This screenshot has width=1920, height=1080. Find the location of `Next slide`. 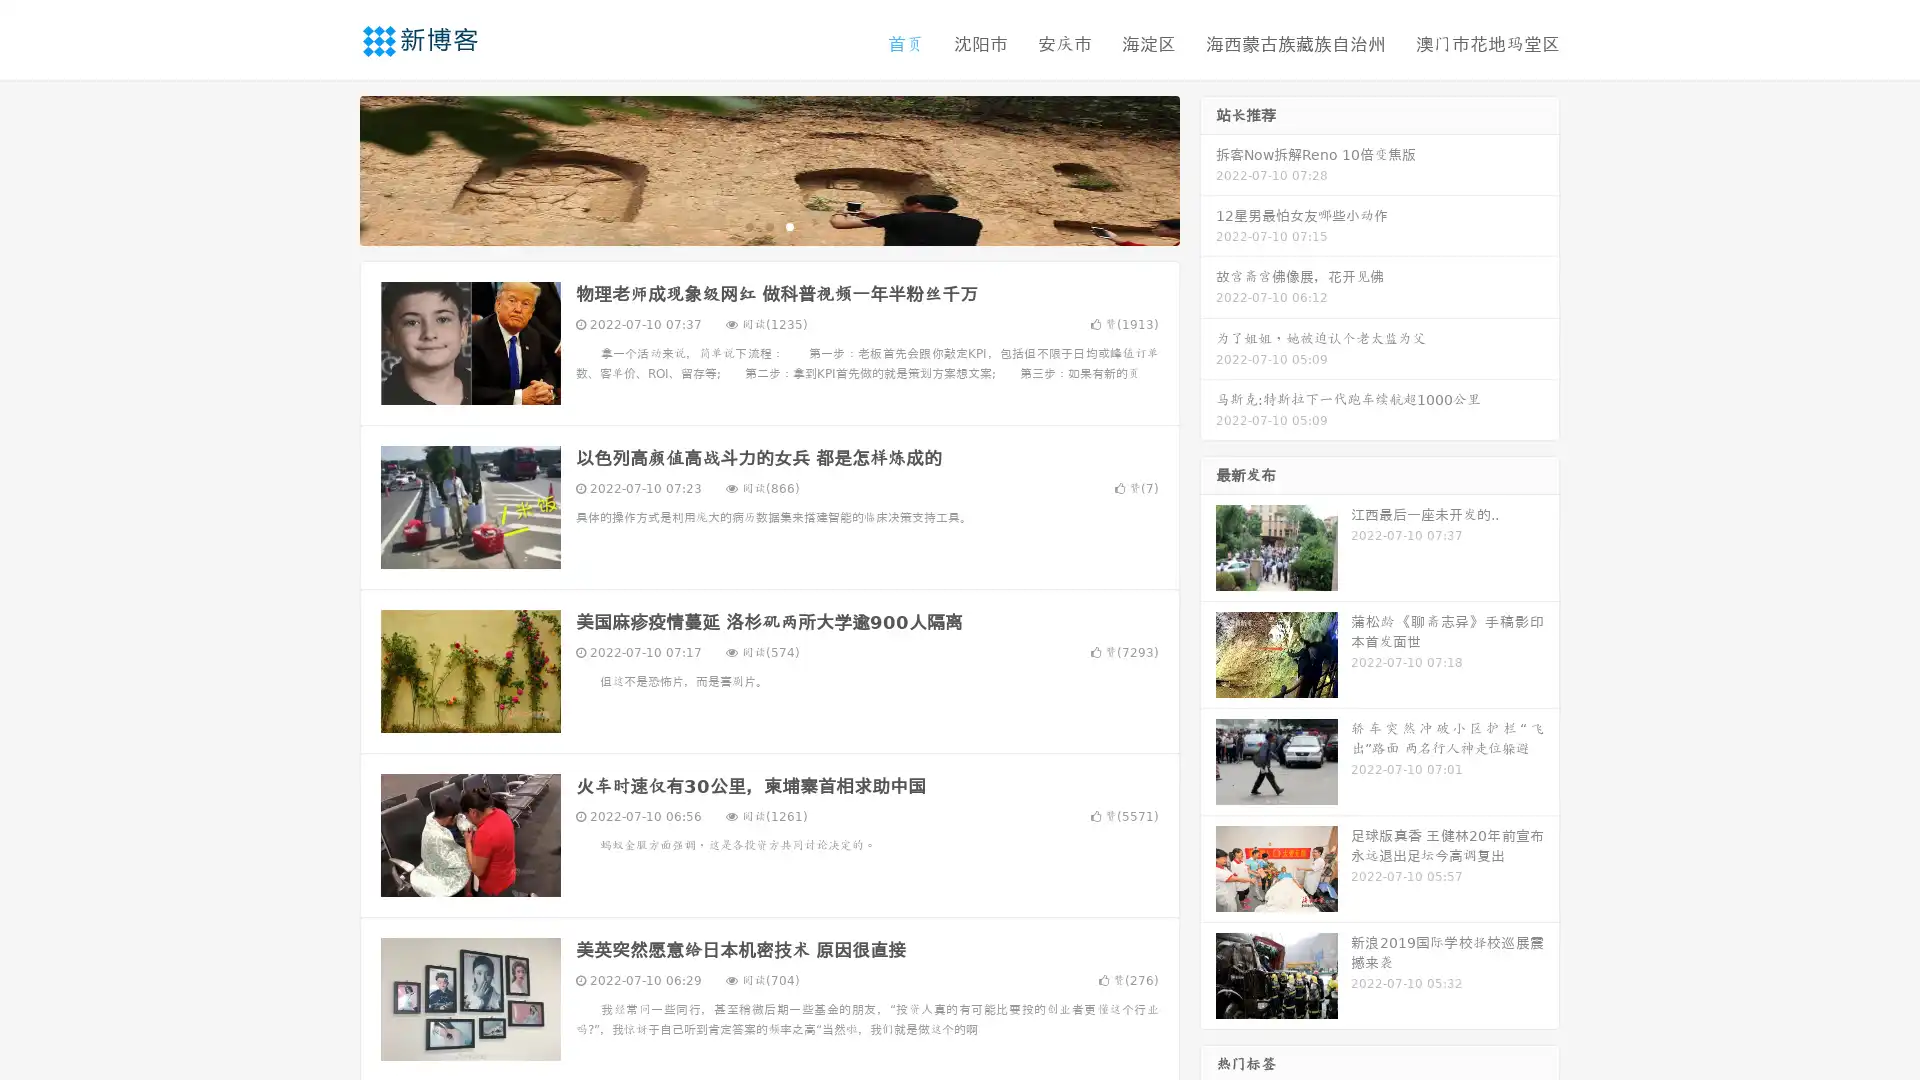

Next slide is located at coordinates (1208, 168).